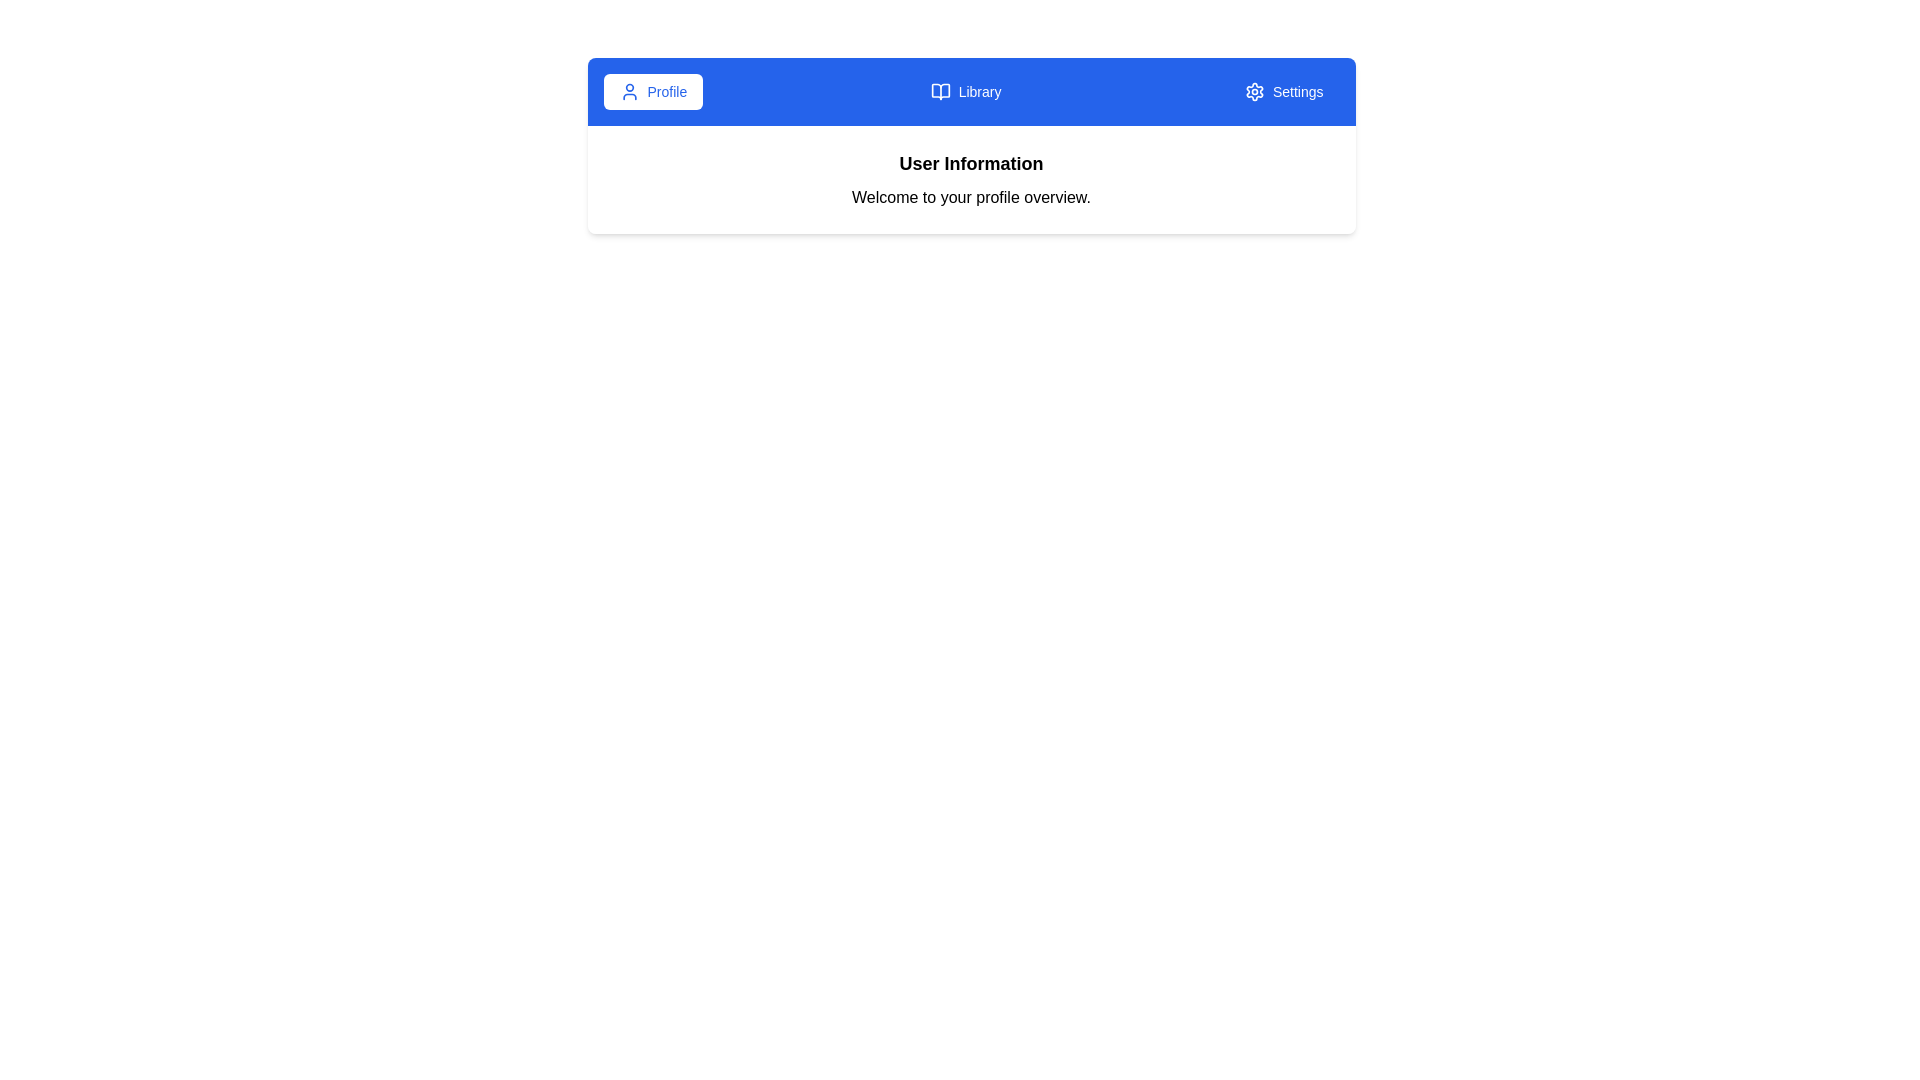 The image size is (1920, 1080). What do you see at coordinates (939, 92) in the screenshot?
I see `the open book icon in the navigation bar` at bounding box center [939, 92].